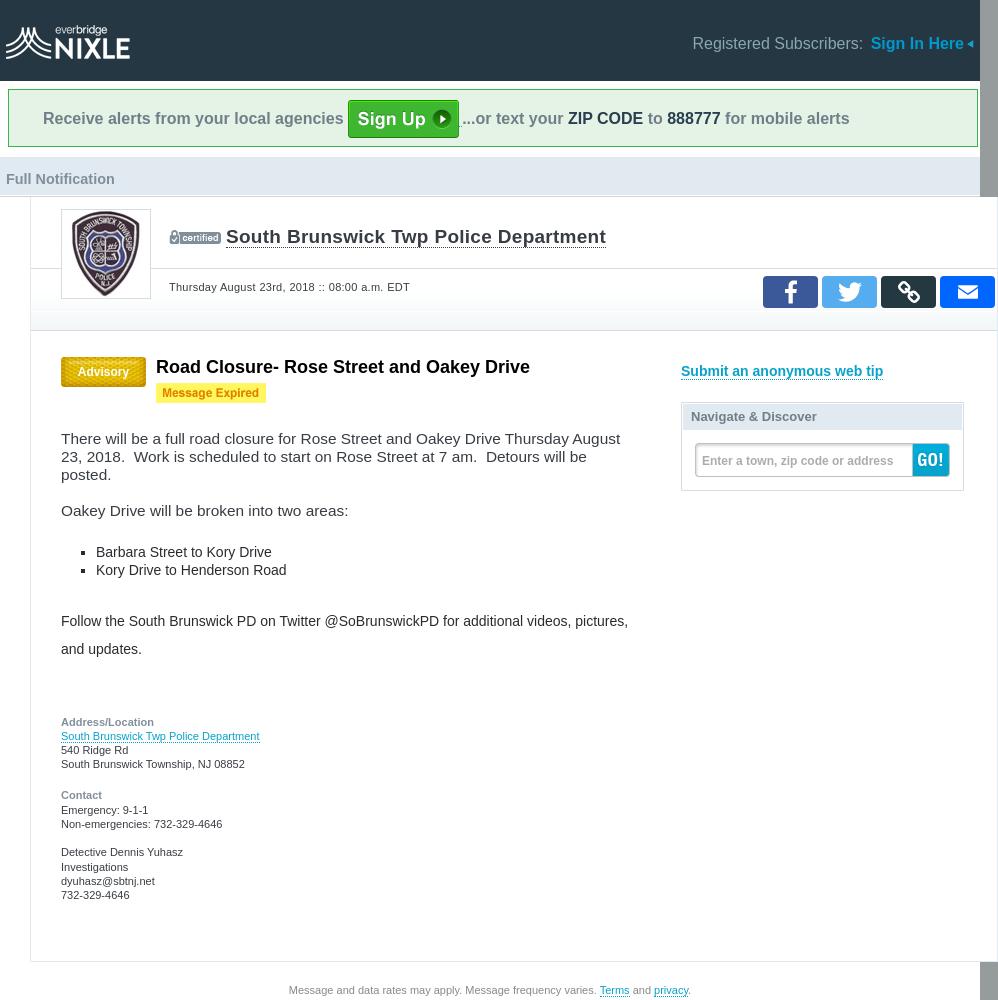  Describe the element at coordinates (796, 460) in the screenshot. I see `'Enter a town, zip code or address'` at that location.